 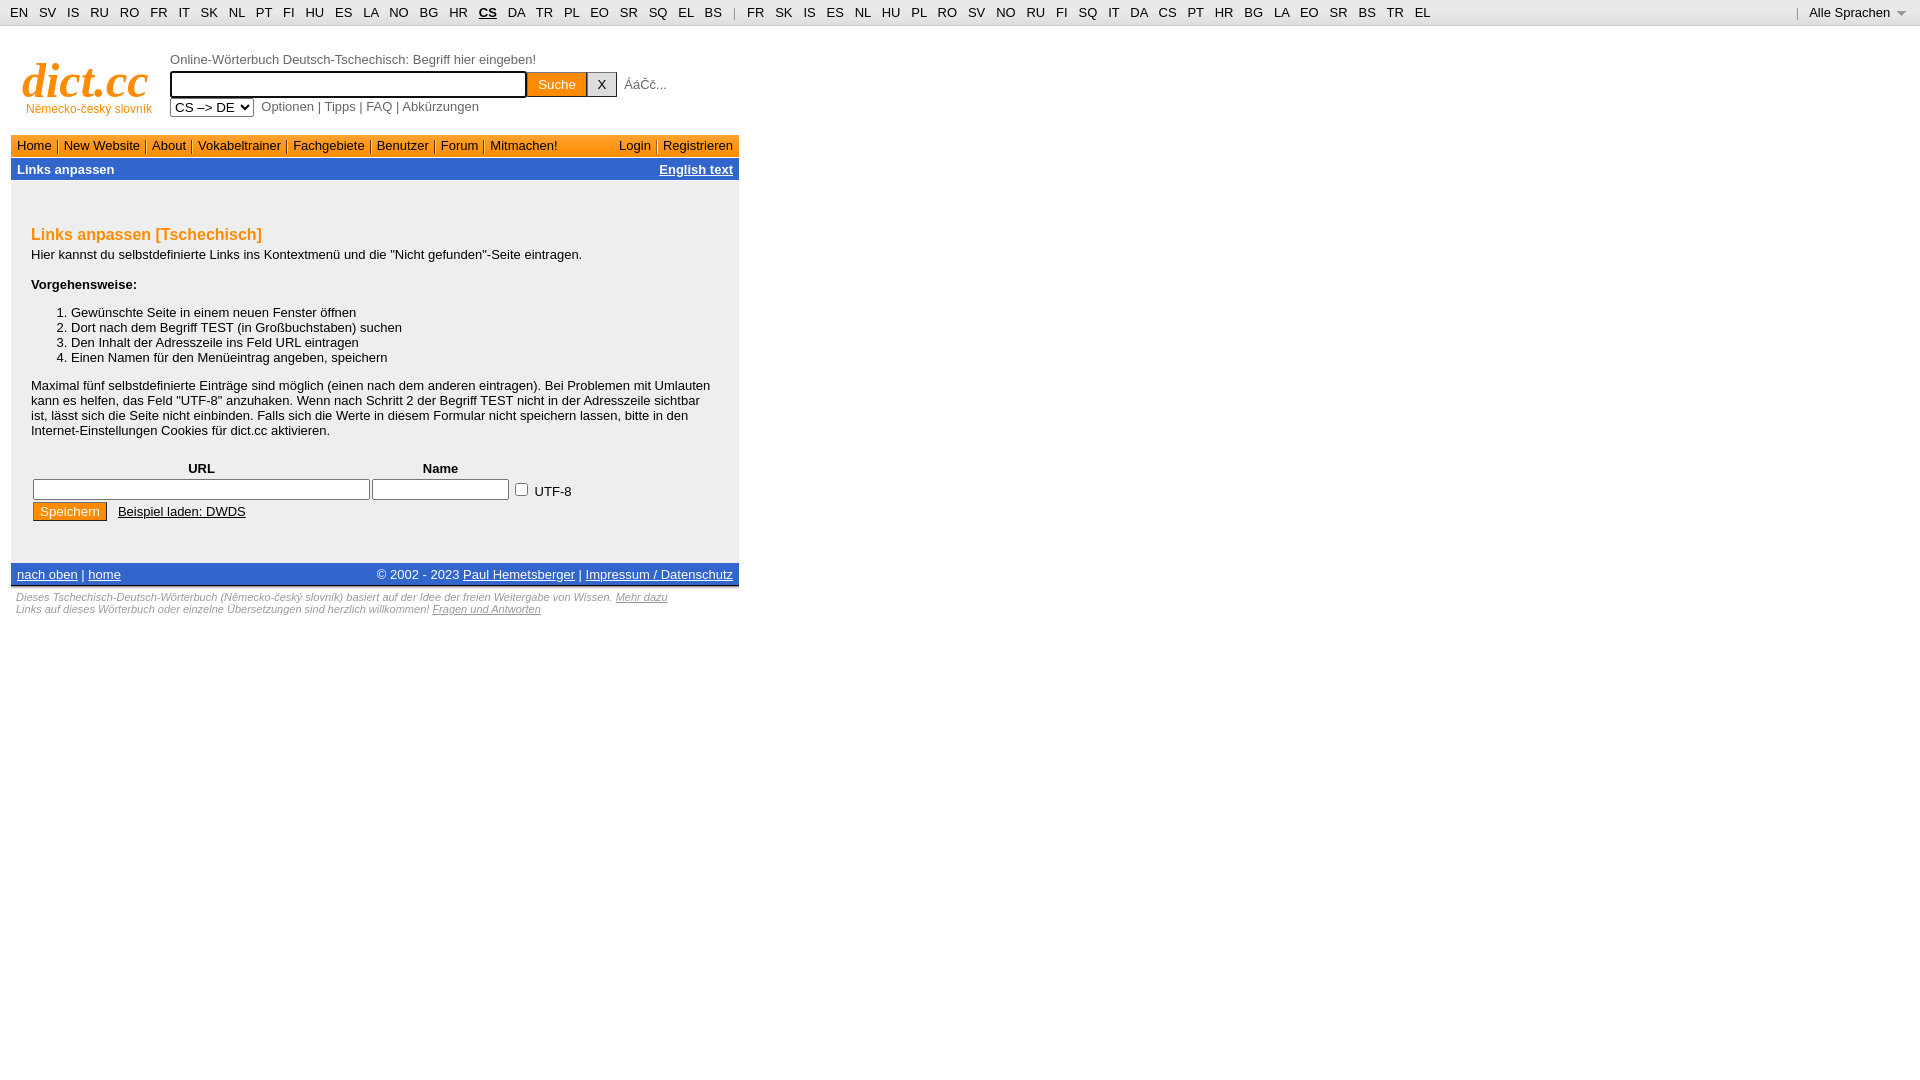 What do you see at coordinates (9, 12) in the screenshot?
I see `'EN'` at bounding box center [9, 12].